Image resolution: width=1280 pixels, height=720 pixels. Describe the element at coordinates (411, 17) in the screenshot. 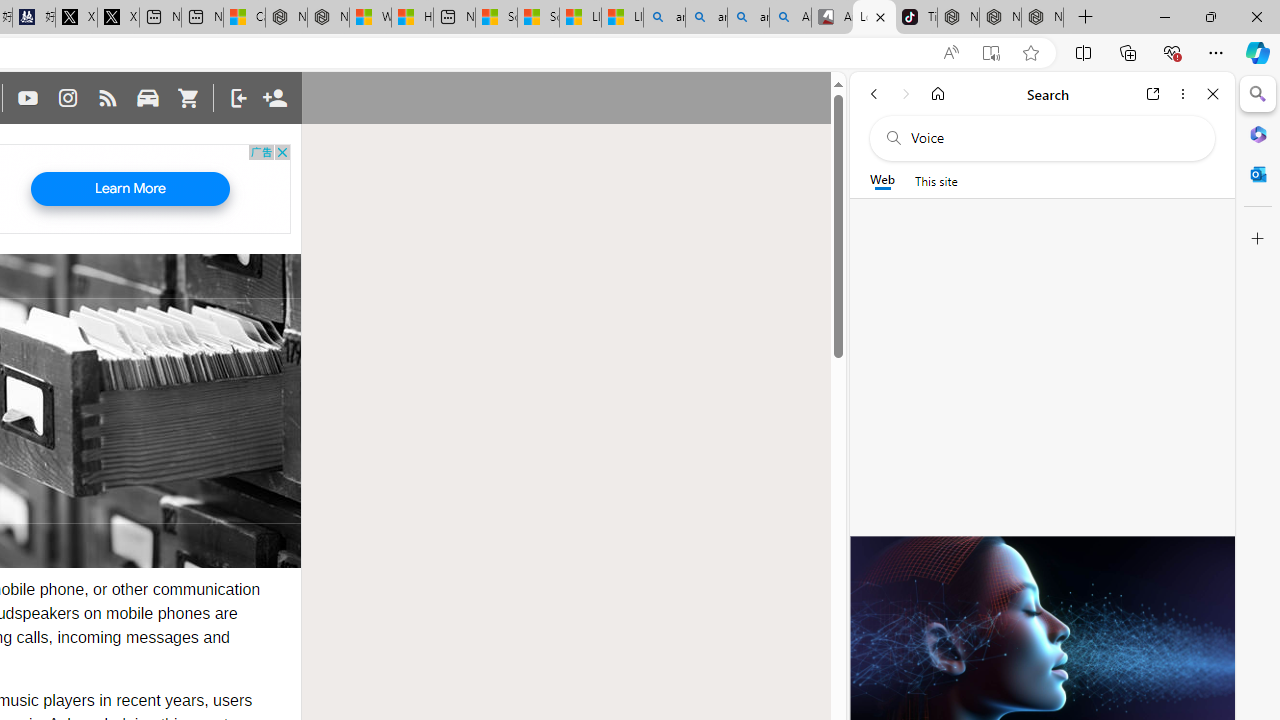

I see `'Huge shark washes ashore at New York City beach | Watch'` at that location.